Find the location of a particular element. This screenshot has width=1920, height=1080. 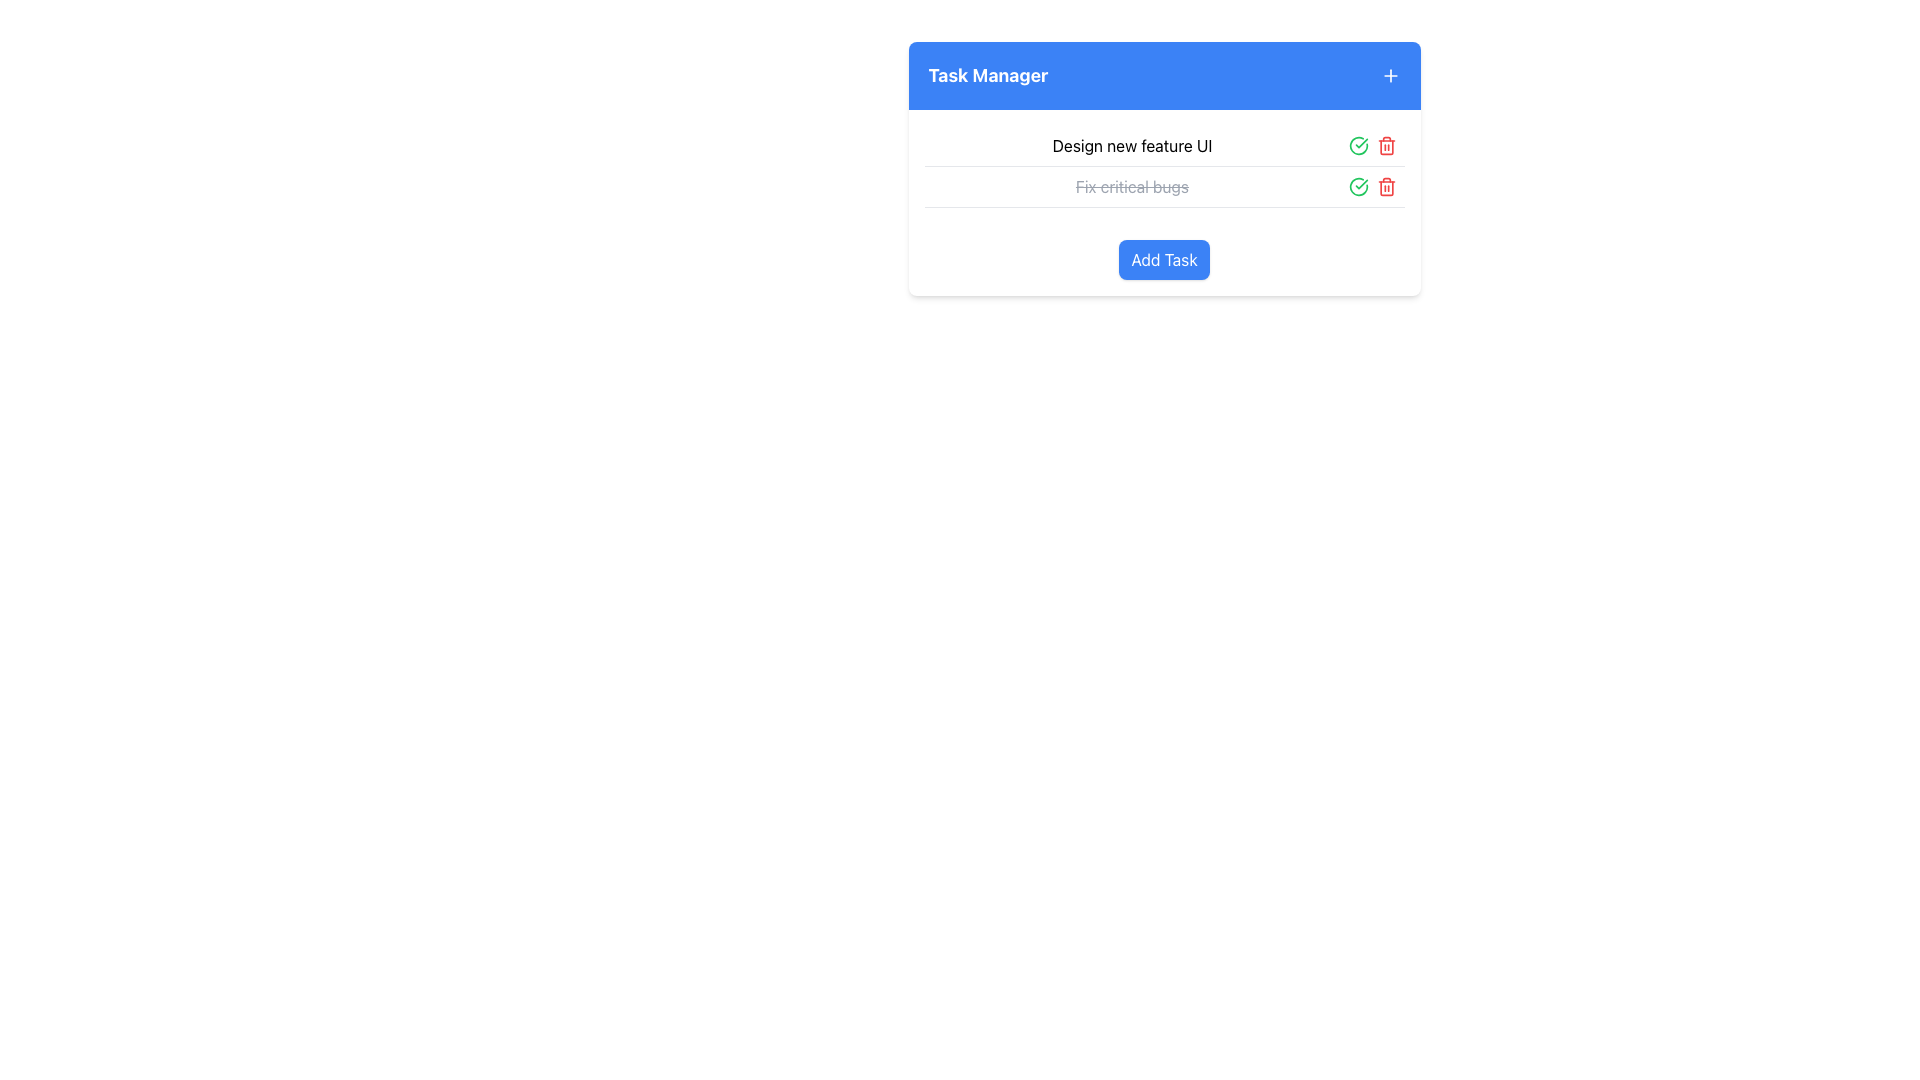

the confirmation button located next to the text 'Fix critical bugs' in the second task row to mark the task as completed is located at coordinates (1358, 145).